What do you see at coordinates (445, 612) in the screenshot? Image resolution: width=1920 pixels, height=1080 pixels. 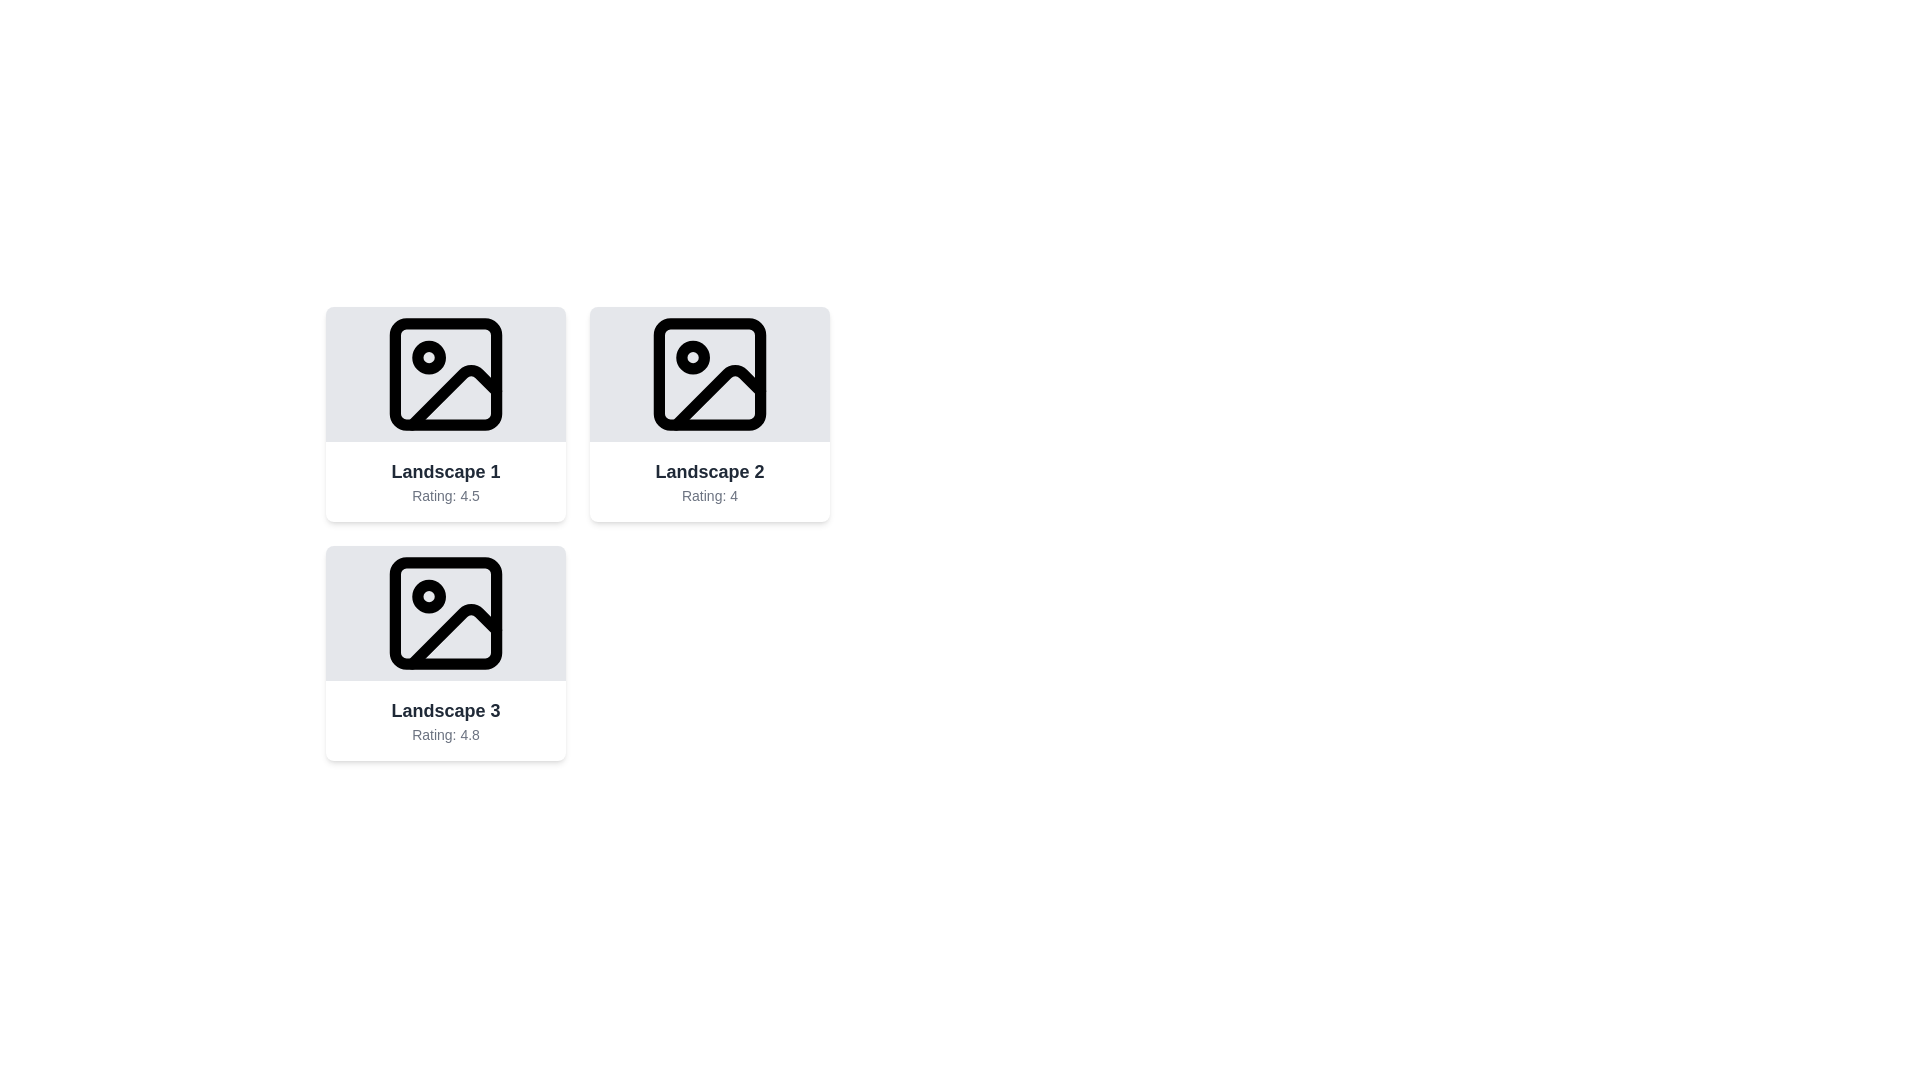 I see `the Image Placeholder icon located in the 'Landscape 3' card` at bounding box center [445, 612].